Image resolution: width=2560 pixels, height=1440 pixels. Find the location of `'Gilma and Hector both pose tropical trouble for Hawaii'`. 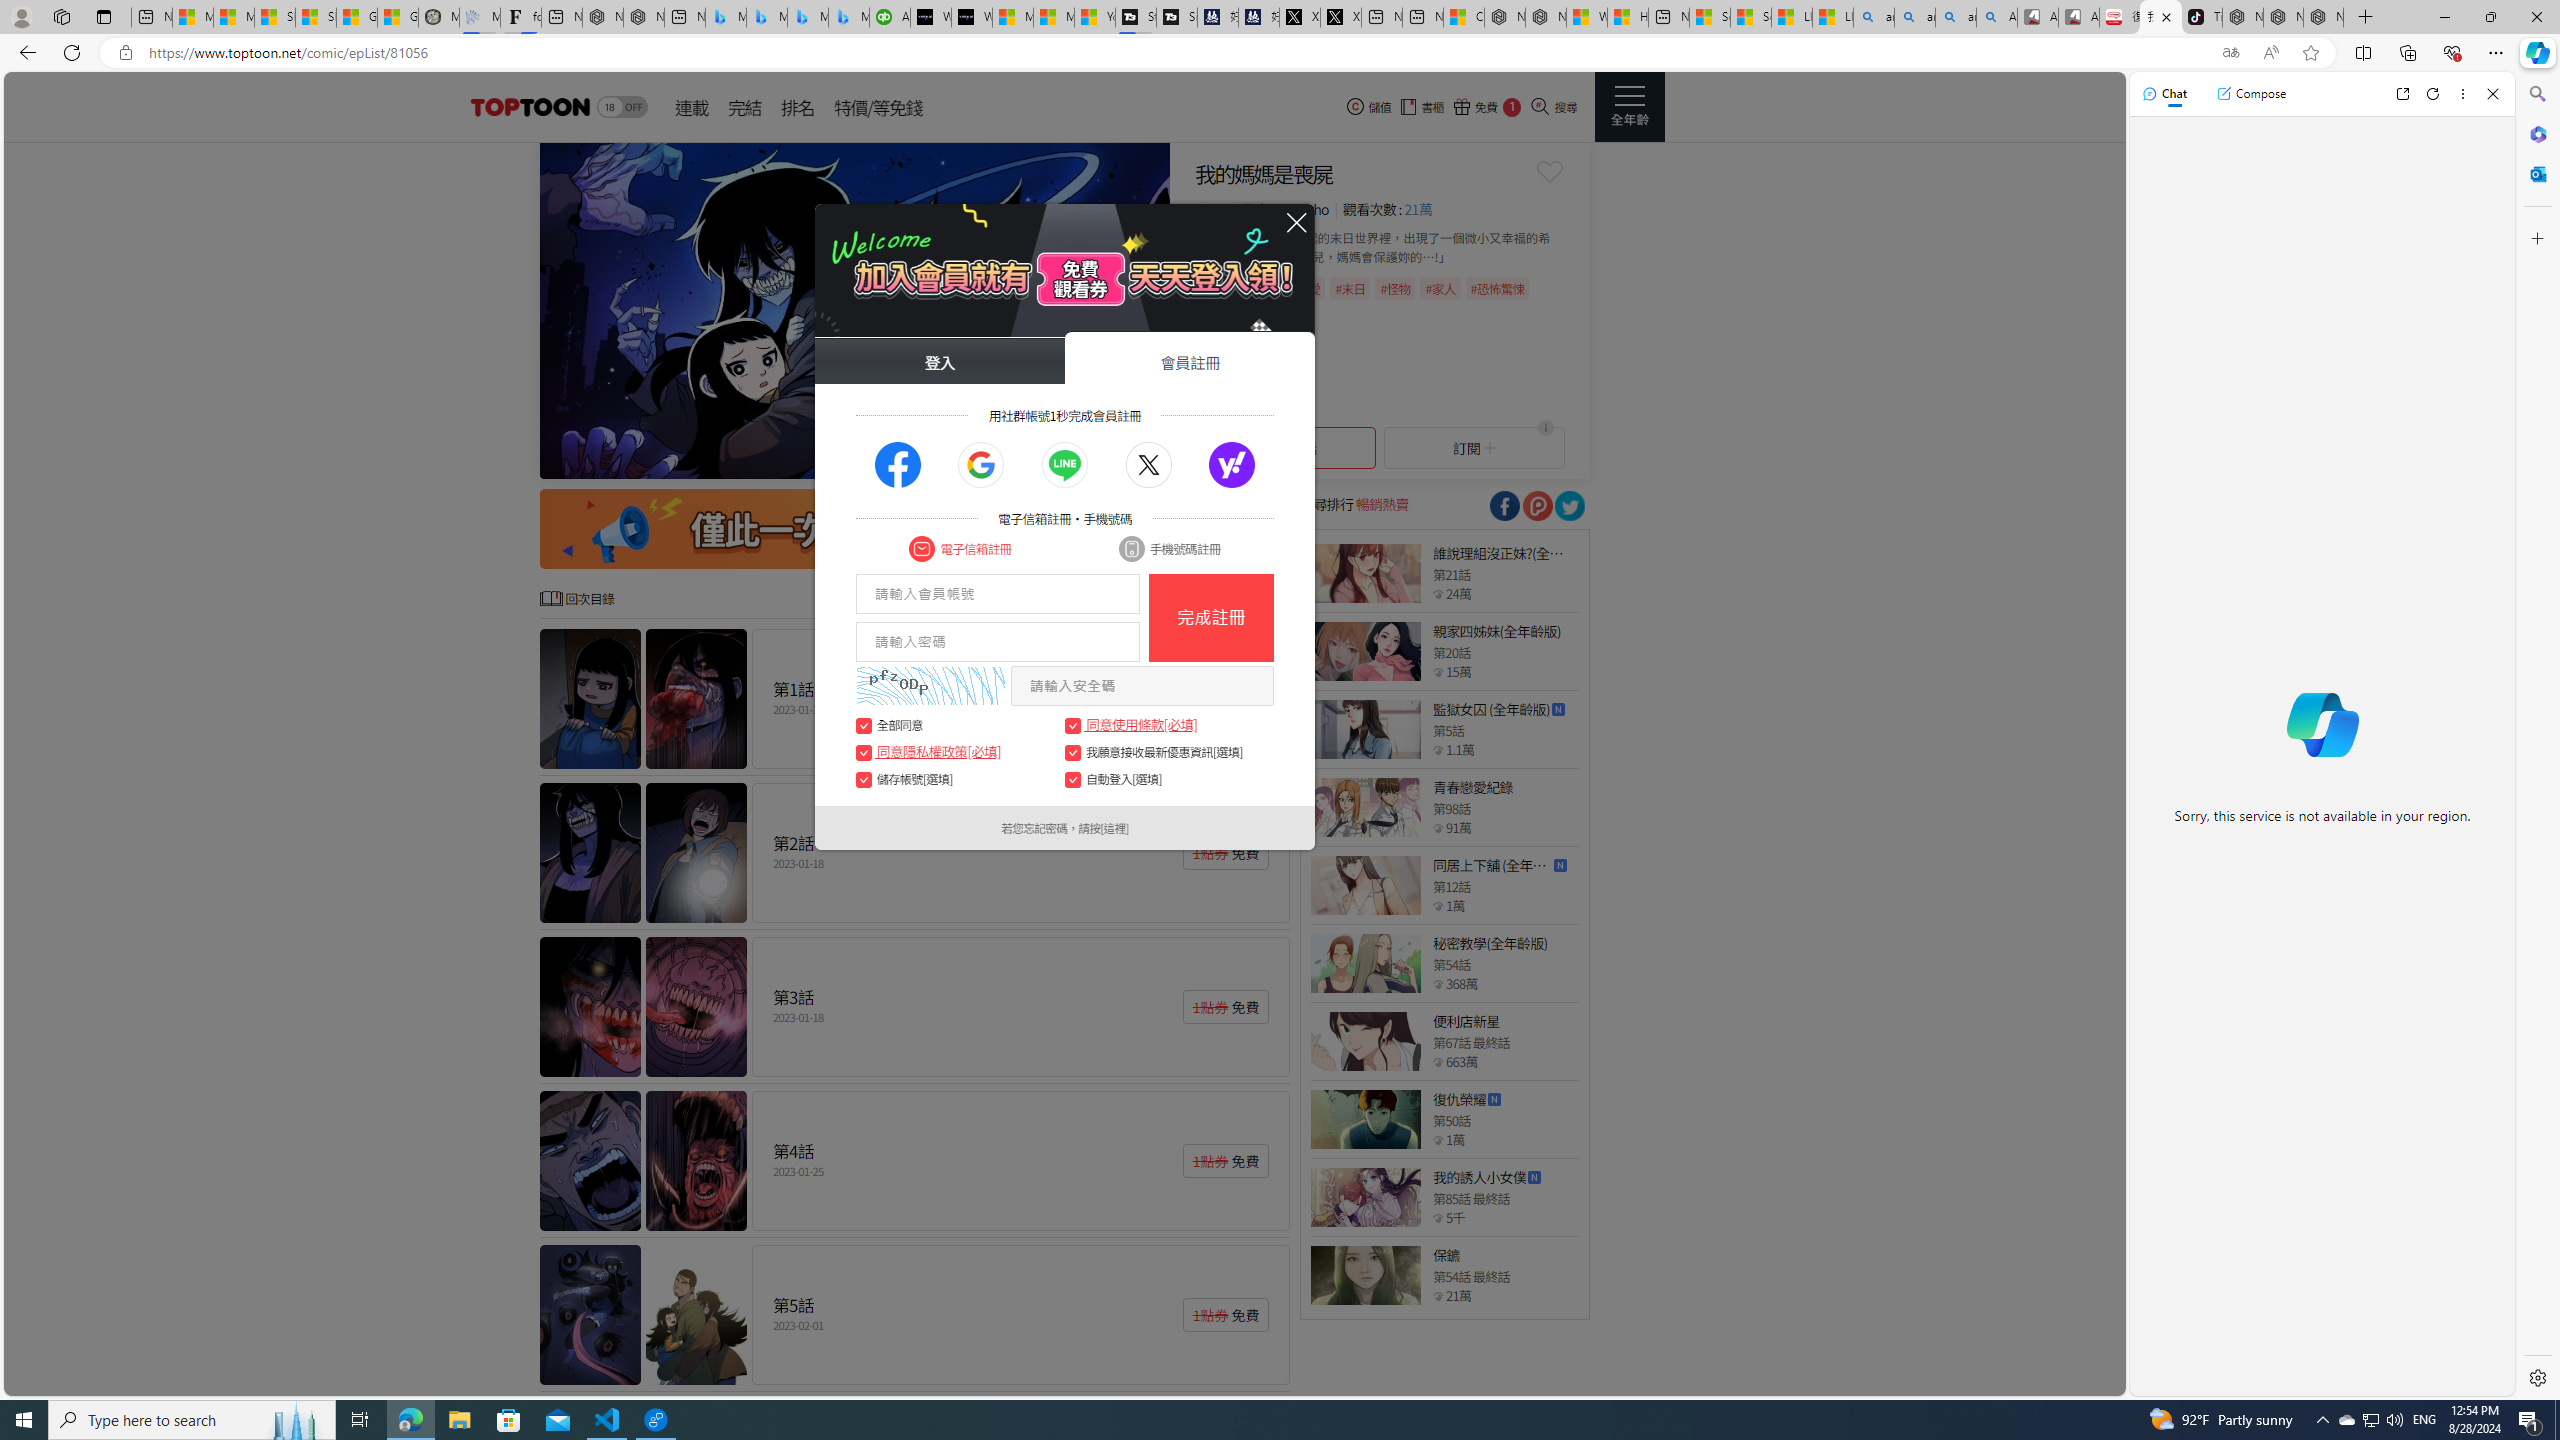

'Gilma and Hector both pose tropical trouble for Hawaii' is located at coordinates (398, 16).